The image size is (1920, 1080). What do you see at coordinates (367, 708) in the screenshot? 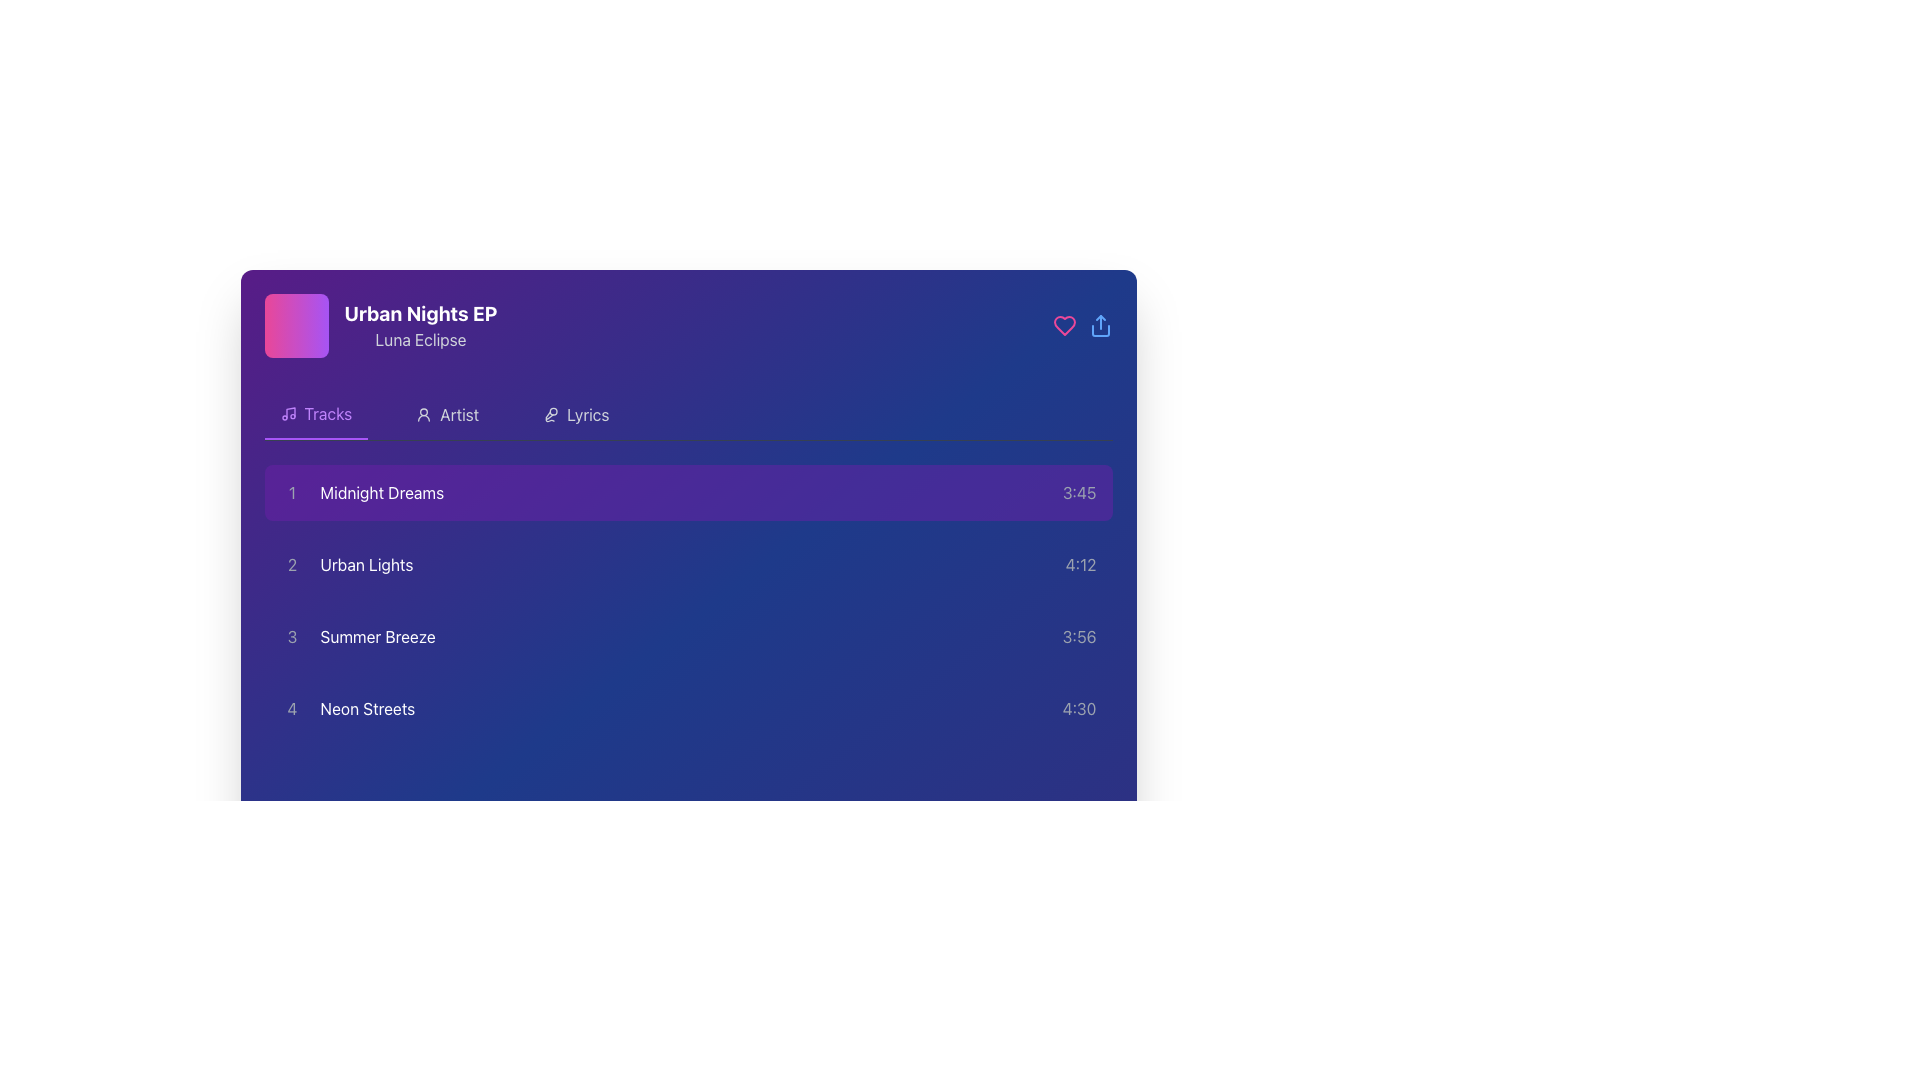
I see `the text label for the music track titled 'Neon Streets'` at bounding box center [367, 708].